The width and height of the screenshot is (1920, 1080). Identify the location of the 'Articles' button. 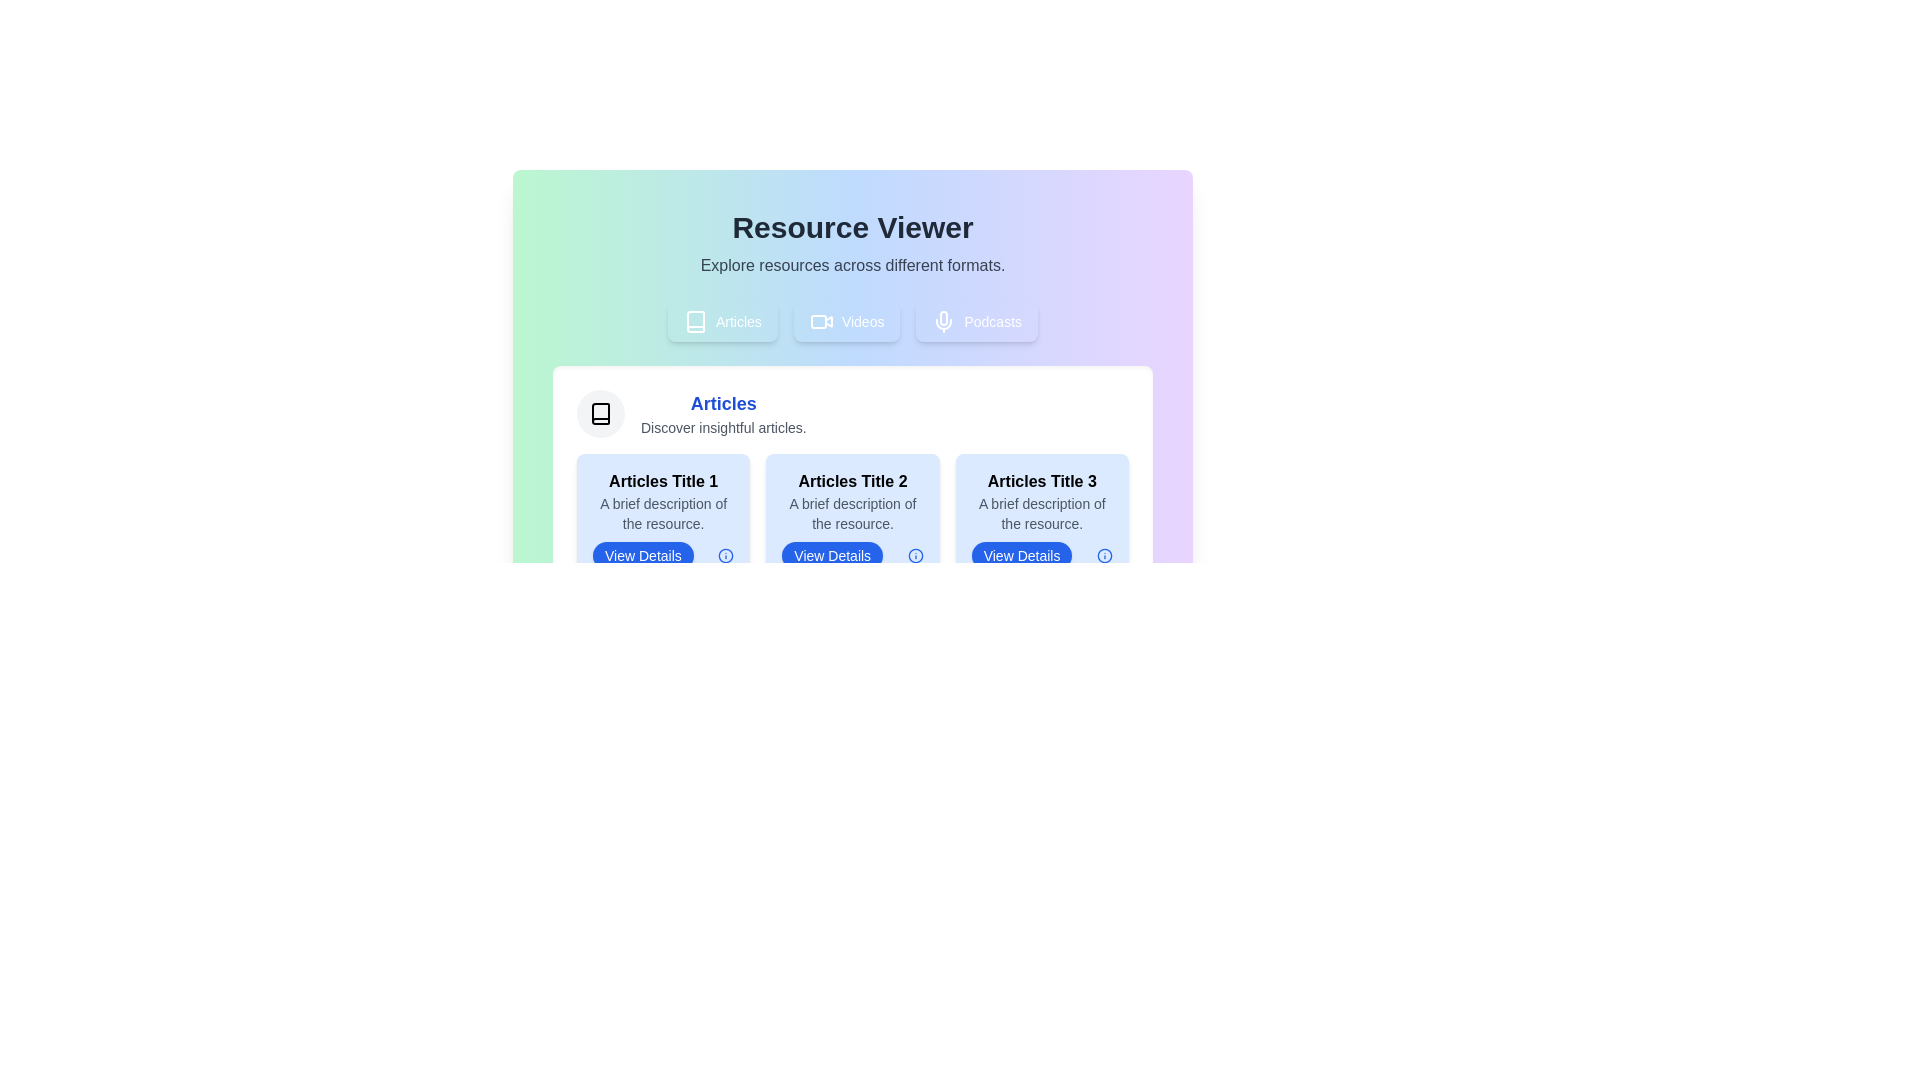
(721, 320).